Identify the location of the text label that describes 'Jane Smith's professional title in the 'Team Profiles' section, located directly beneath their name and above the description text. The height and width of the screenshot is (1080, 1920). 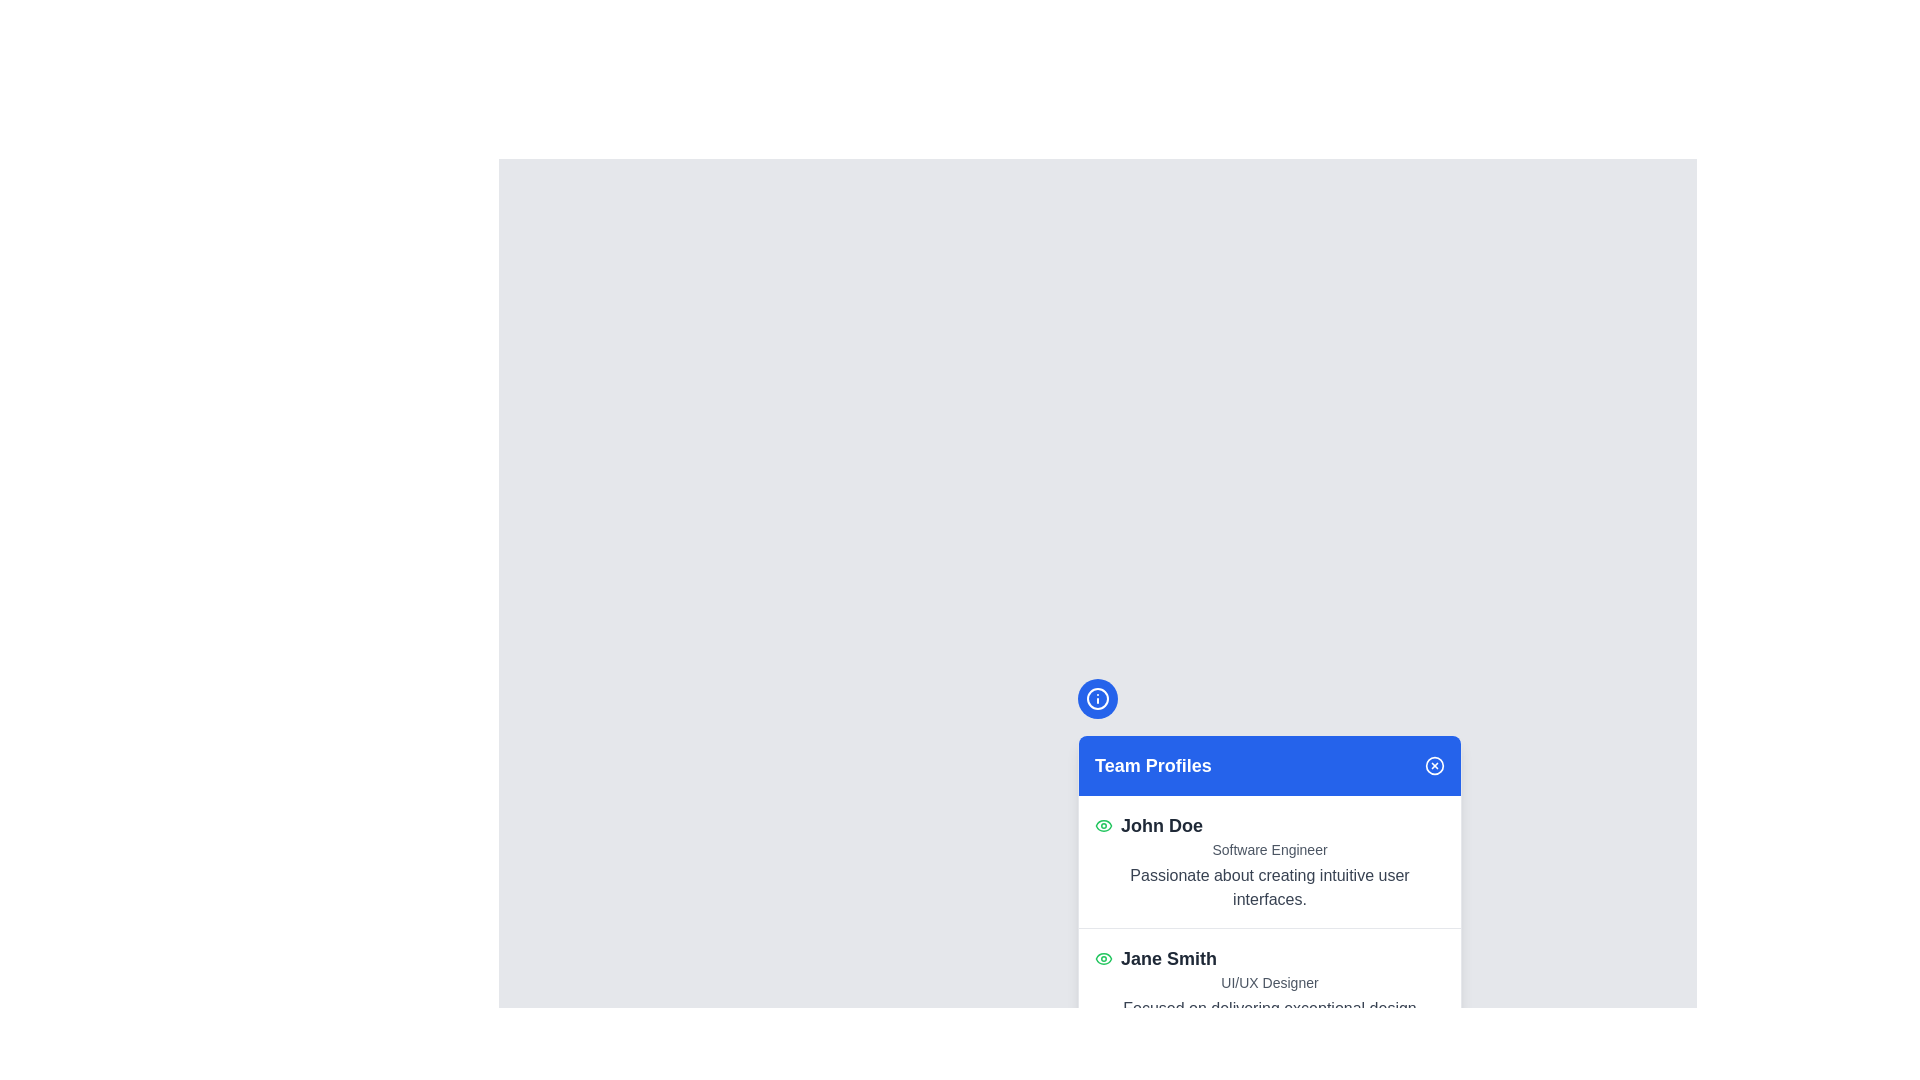
(1269, 982).